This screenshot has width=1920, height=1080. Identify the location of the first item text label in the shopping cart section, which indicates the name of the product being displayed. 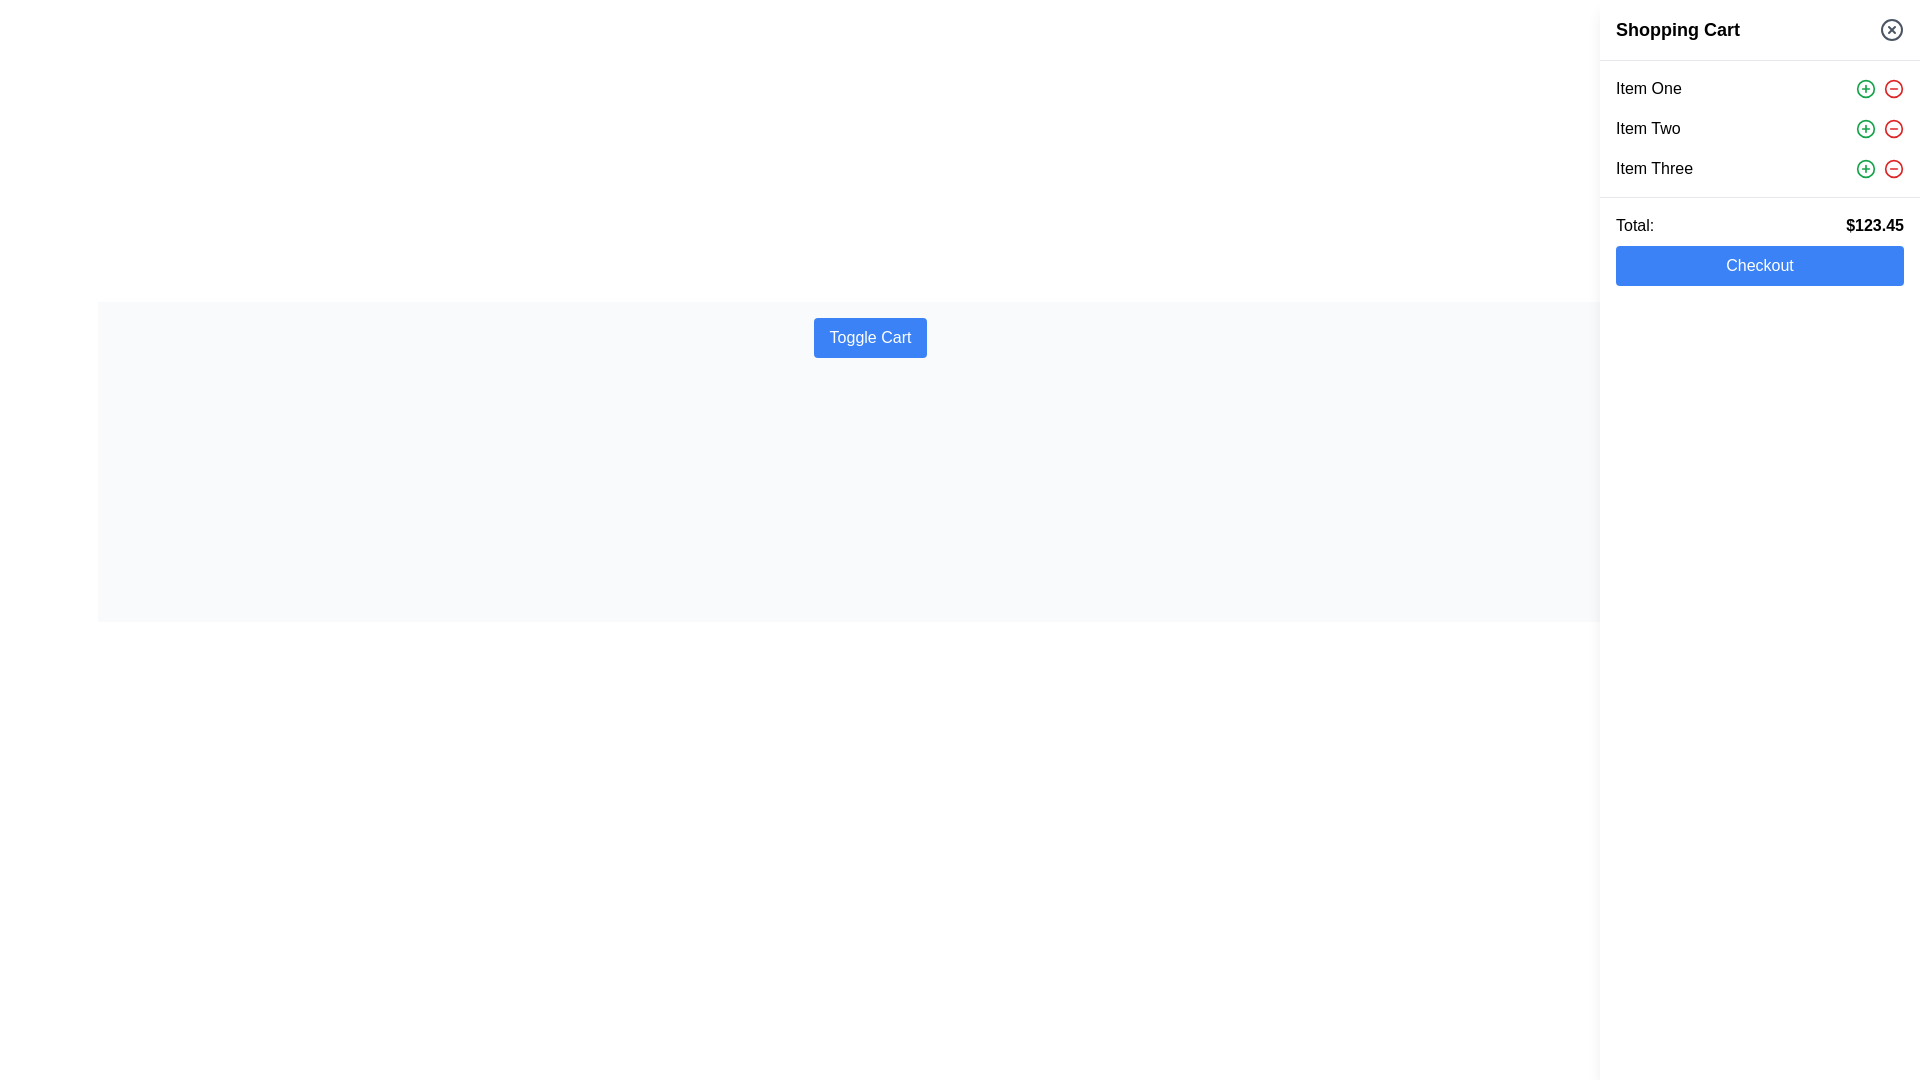
(1648, 87).